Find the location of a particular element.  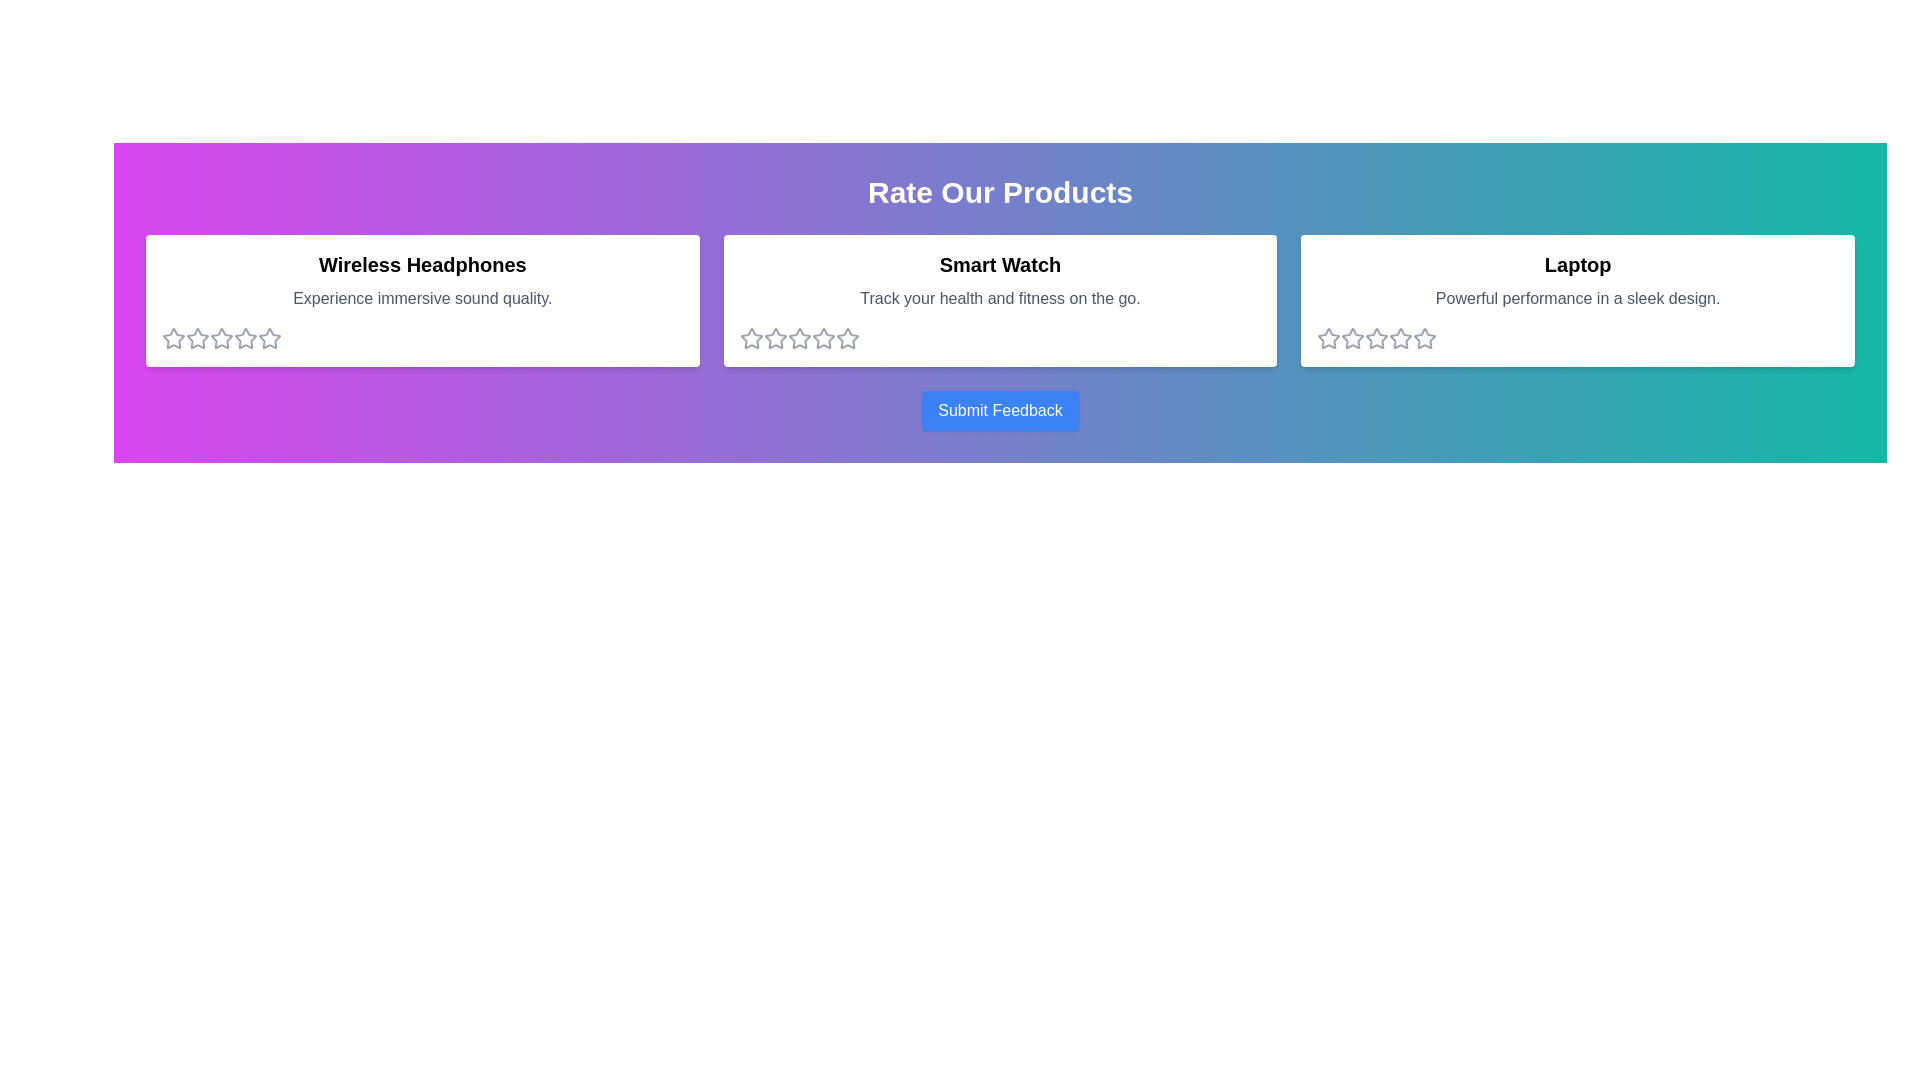

the title of the product Wireless Headphones is located at coordinates (421, 264).